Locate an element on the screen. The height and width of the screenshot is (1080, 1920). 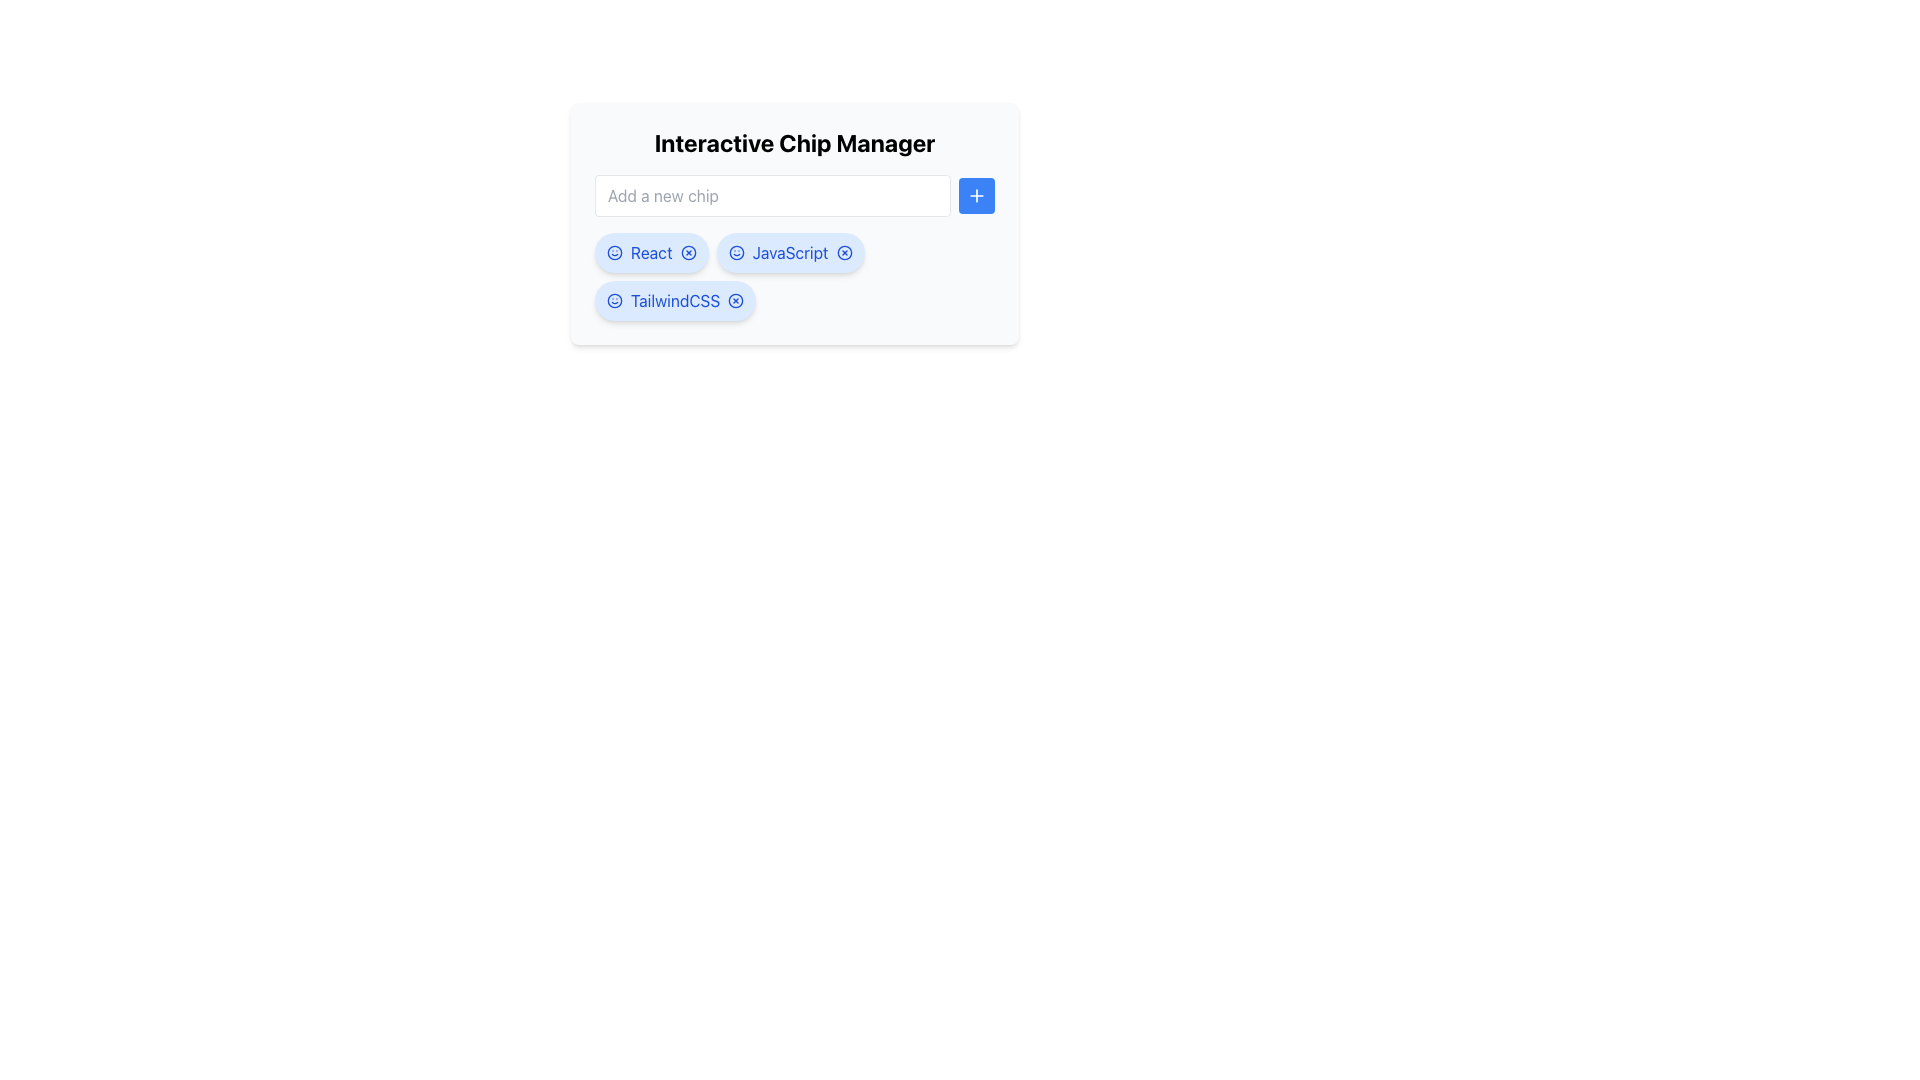
the small circular button with an 'X' inside it, located at the right-hand side of the 'TailwindCSS' label is located at coordinates (735, 300).